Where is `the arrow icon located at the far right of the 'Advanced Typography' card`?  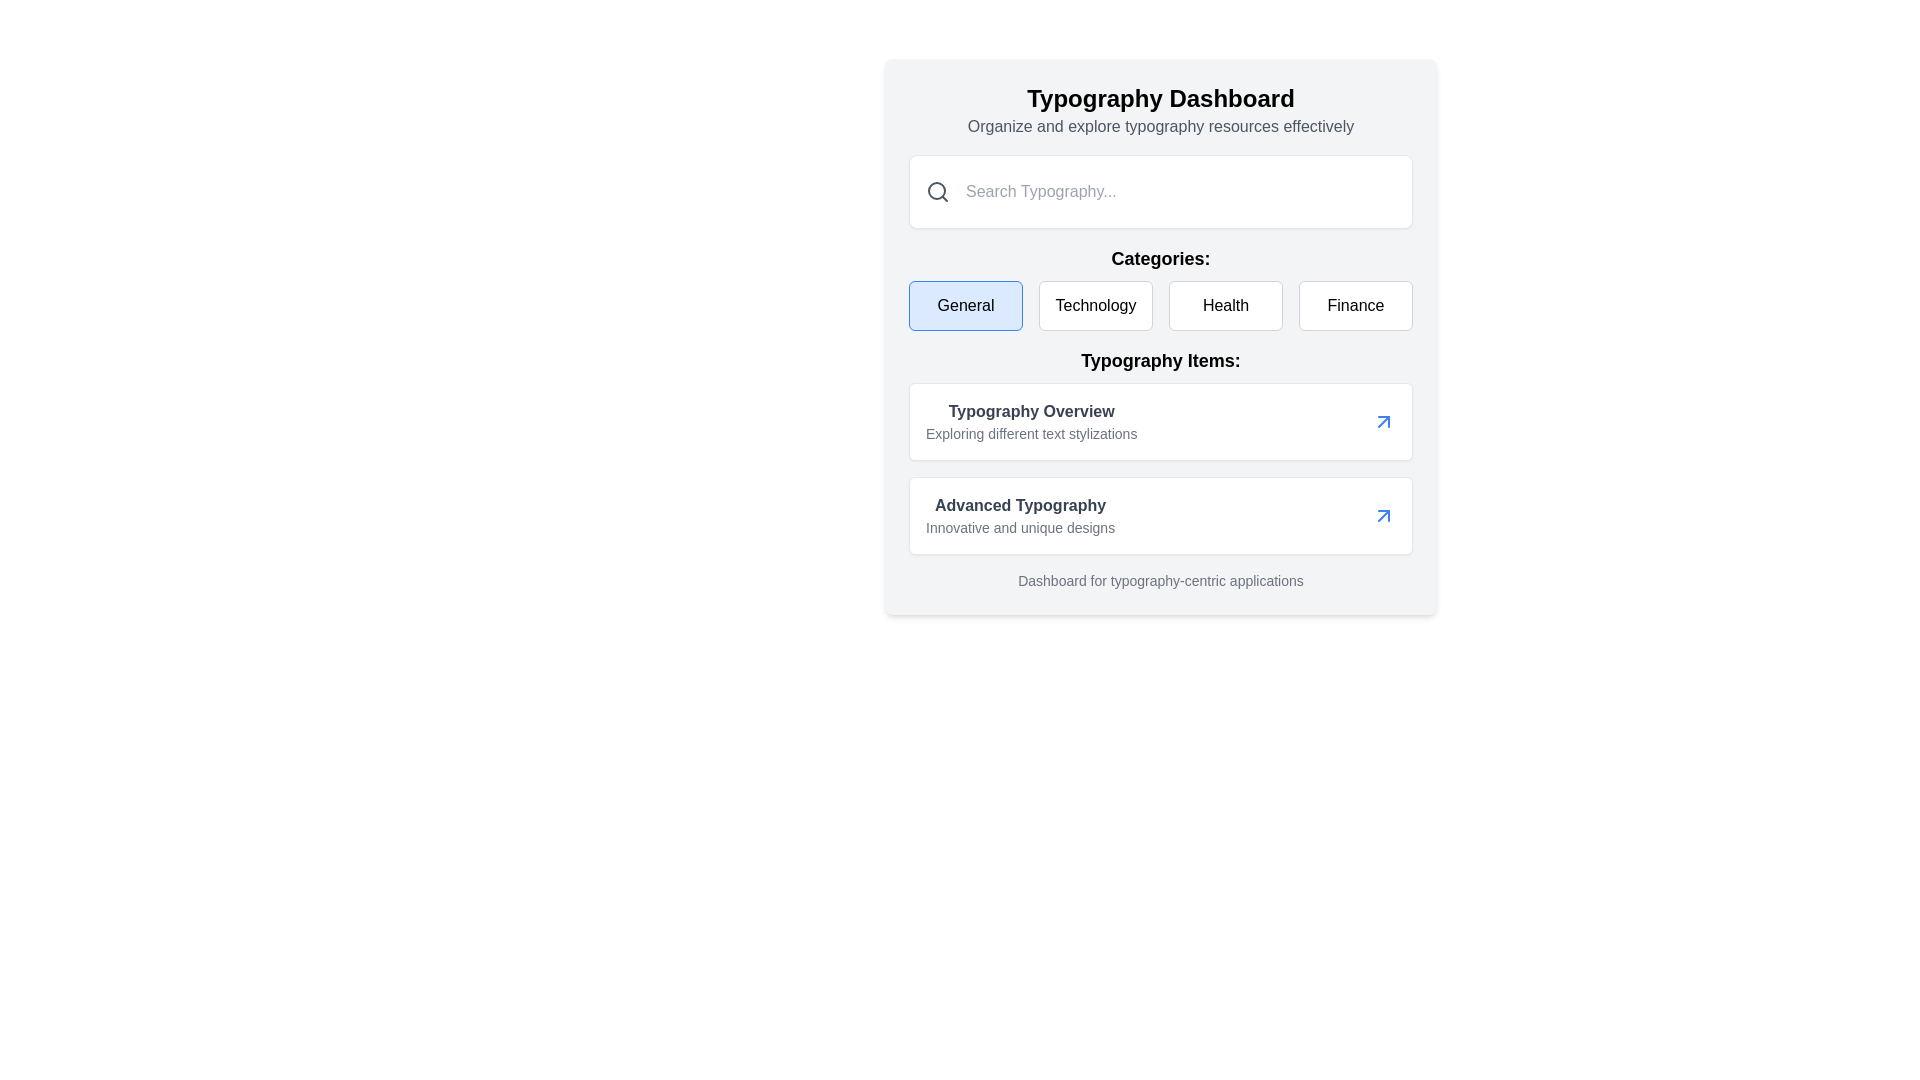 the arrow icon located at the far right of the 'Advanced Typography' card is located at coordinates (1382, 515).